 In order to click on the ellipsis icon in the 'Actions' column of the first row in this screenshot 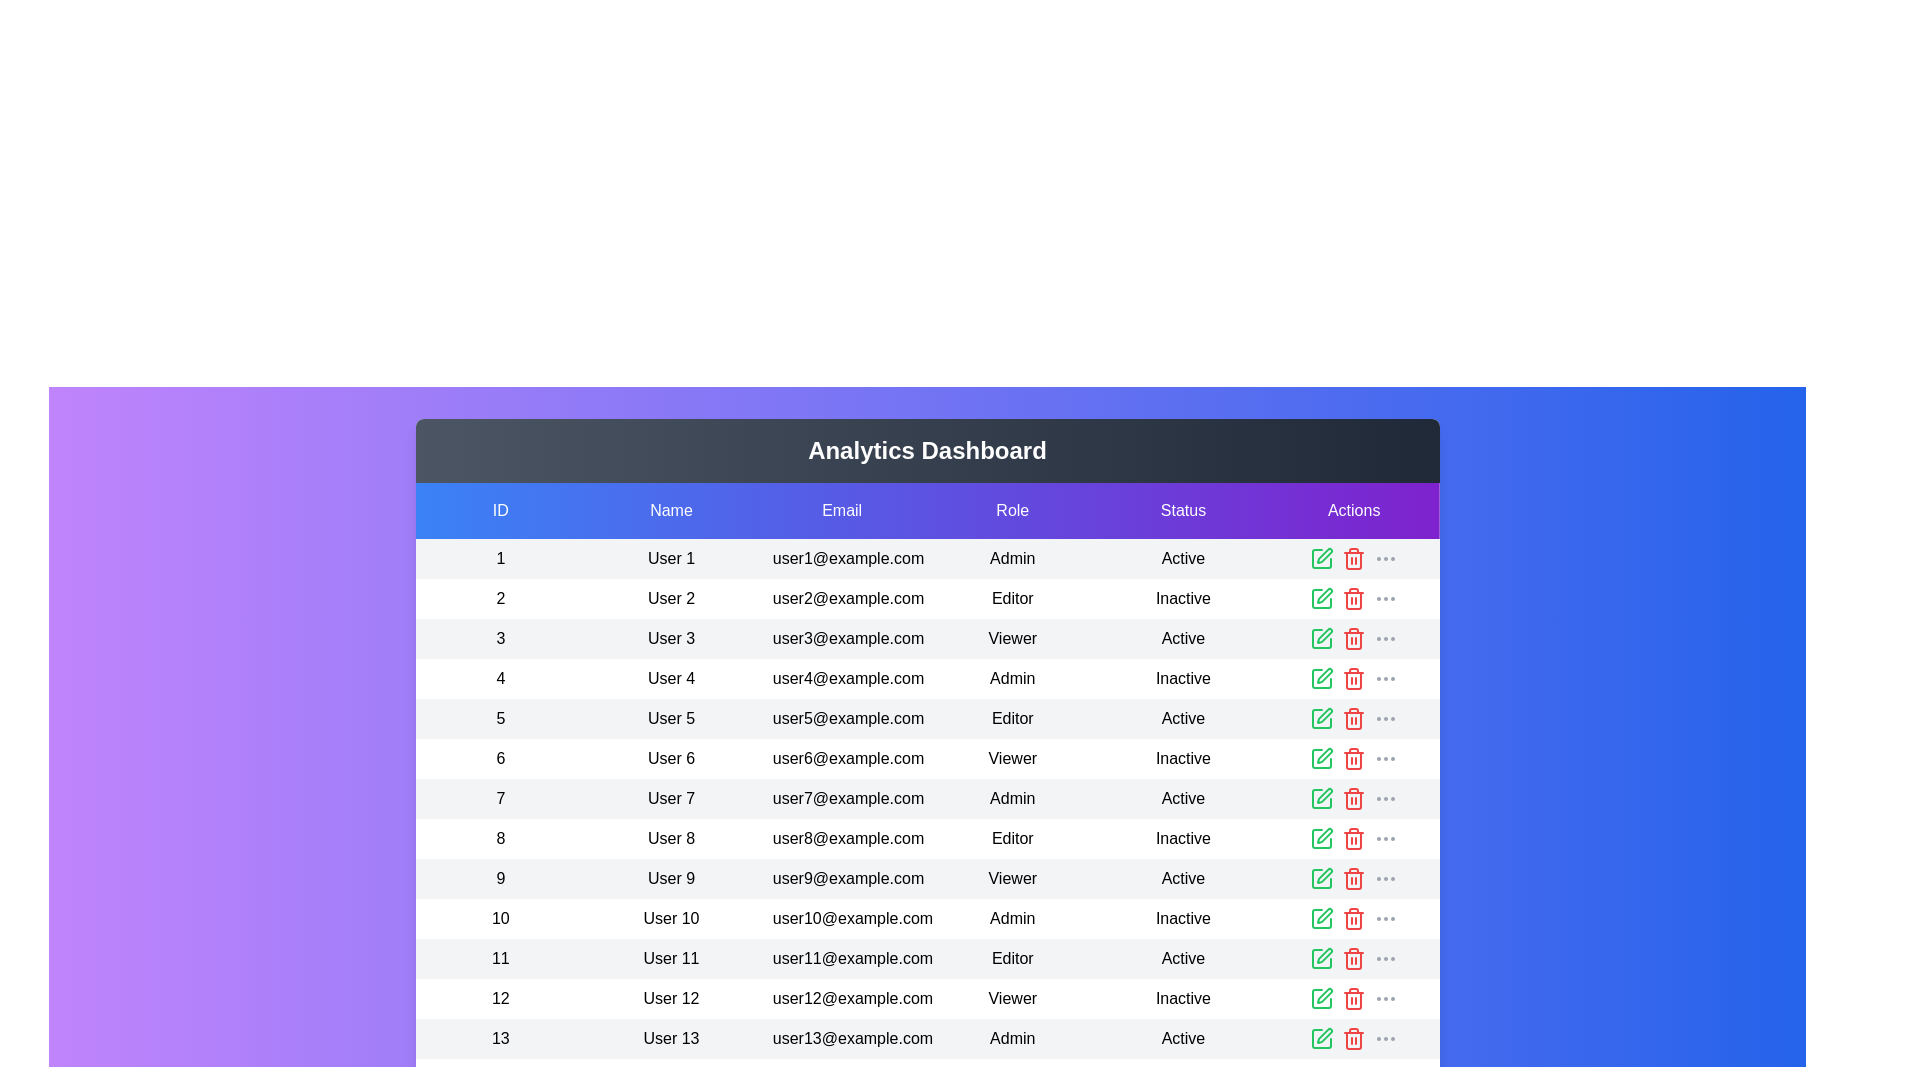, I will do `click(1385, 559)`.